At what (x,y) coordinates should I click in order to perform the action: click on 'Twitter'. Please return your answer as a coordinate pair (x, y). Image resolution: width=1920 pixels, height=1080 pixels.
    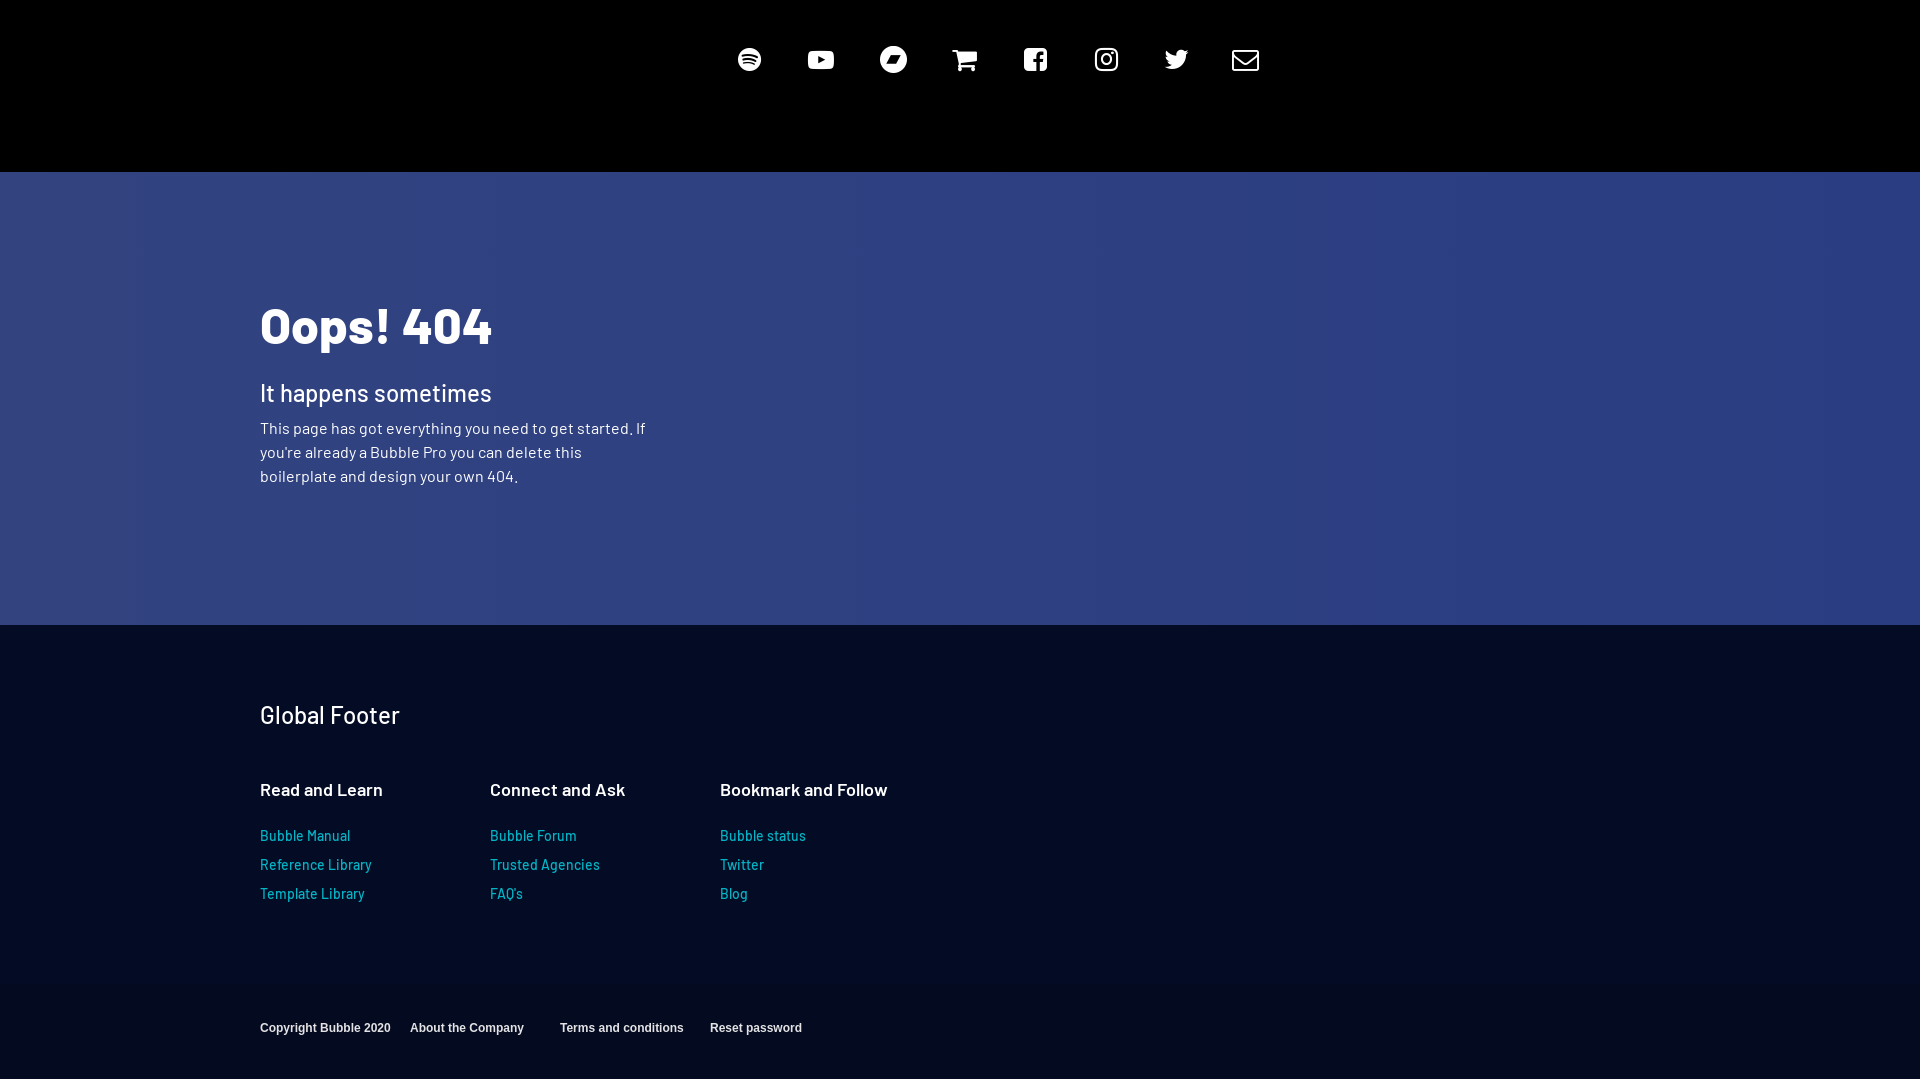
    Looking at the image, I should click on (794, 871).